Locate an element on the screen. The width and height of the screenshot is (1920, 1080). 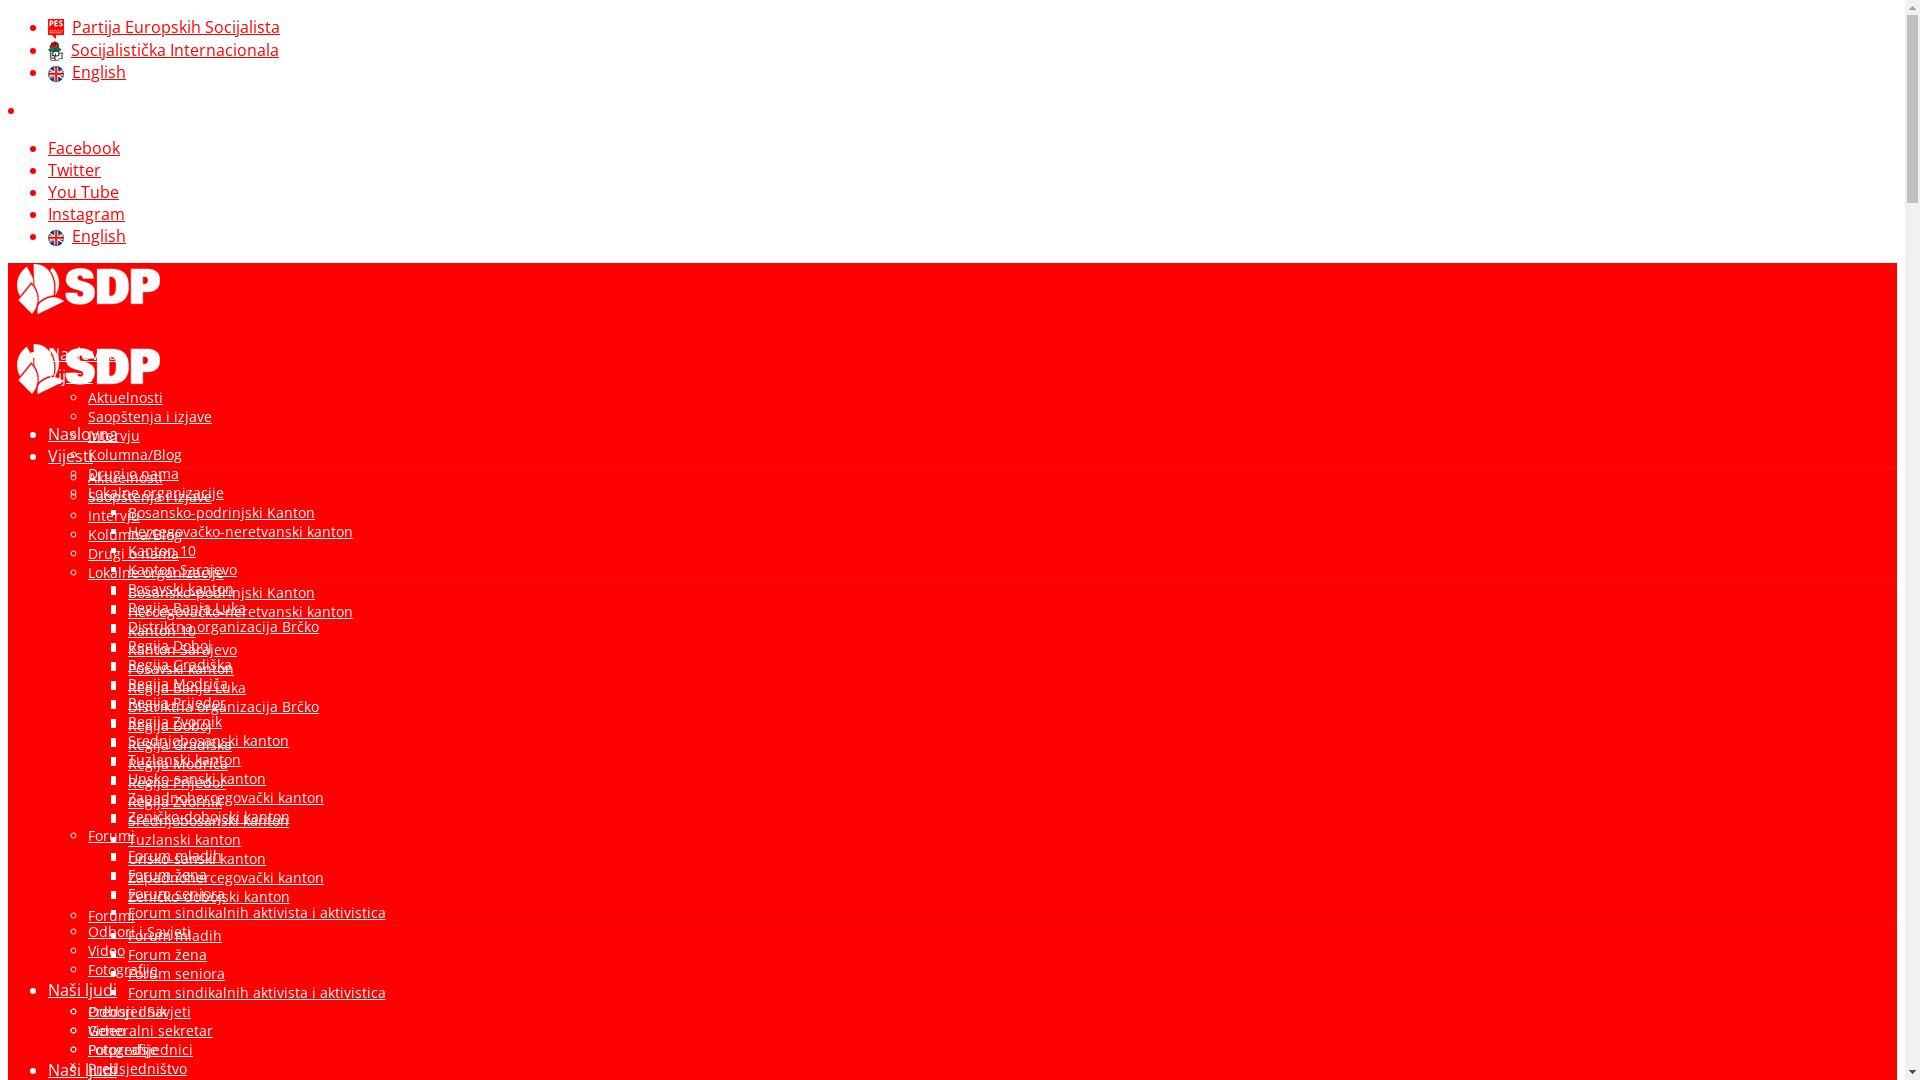
'Regija Doboj' is located at coordinates (169, 645).